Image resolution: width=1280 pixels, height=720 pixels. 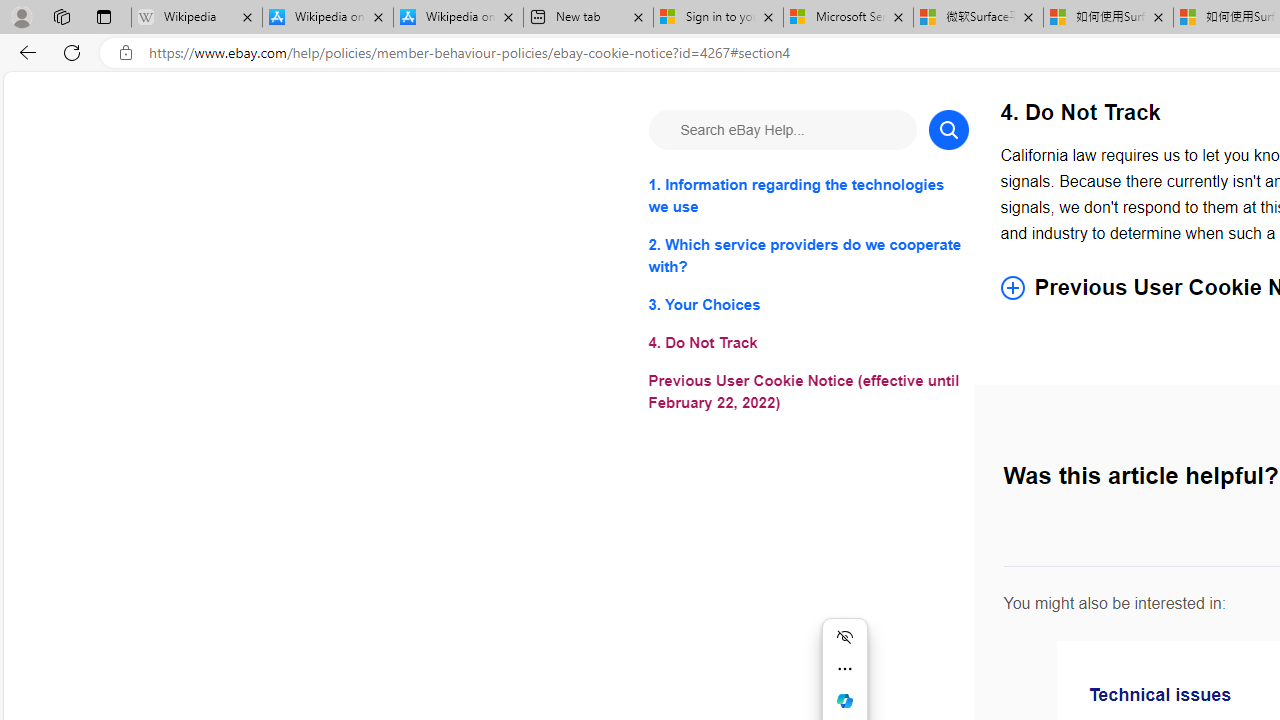 I want to click on '1. Information regarding the technologies we use', so click(x=808, y=196).